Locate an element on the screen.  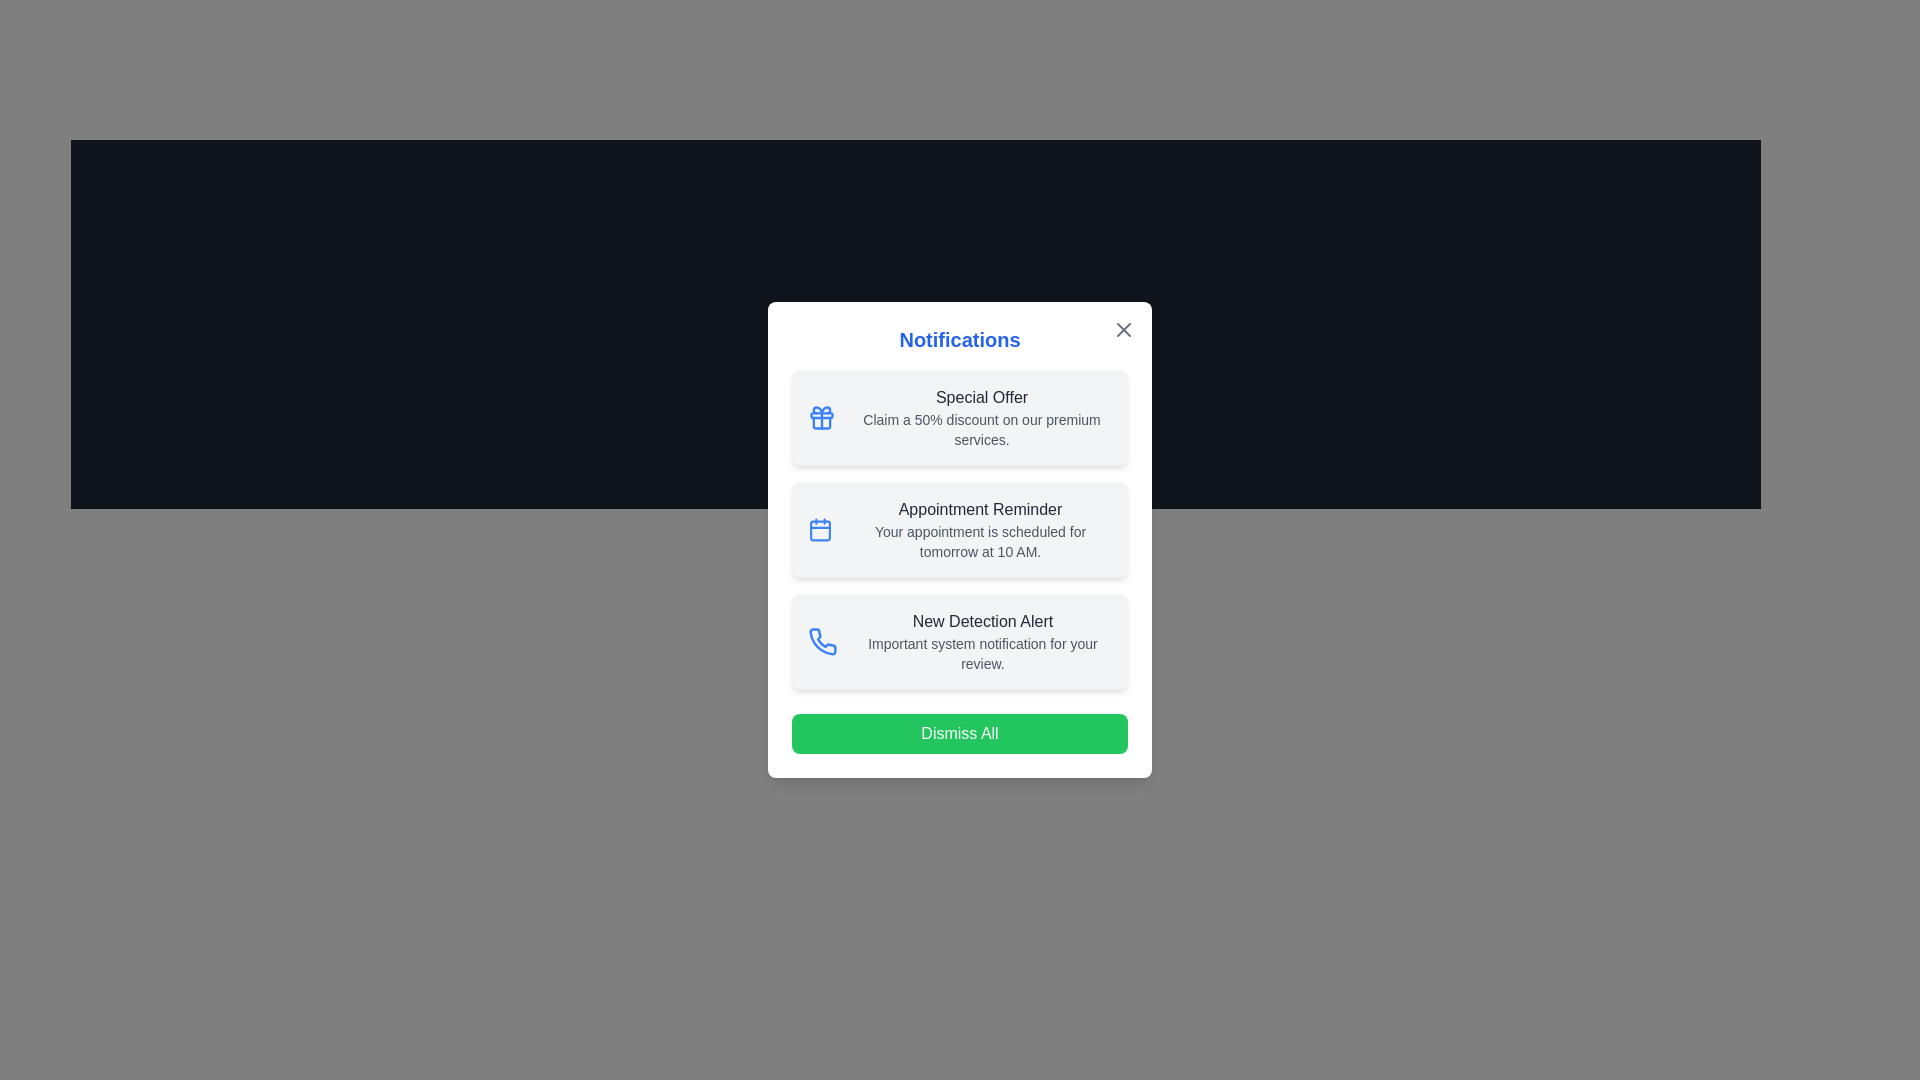
the blue calendar icon located to the left of the text 'Appointment Reminder' in the second notification entry is located at coordinates (820, 528).